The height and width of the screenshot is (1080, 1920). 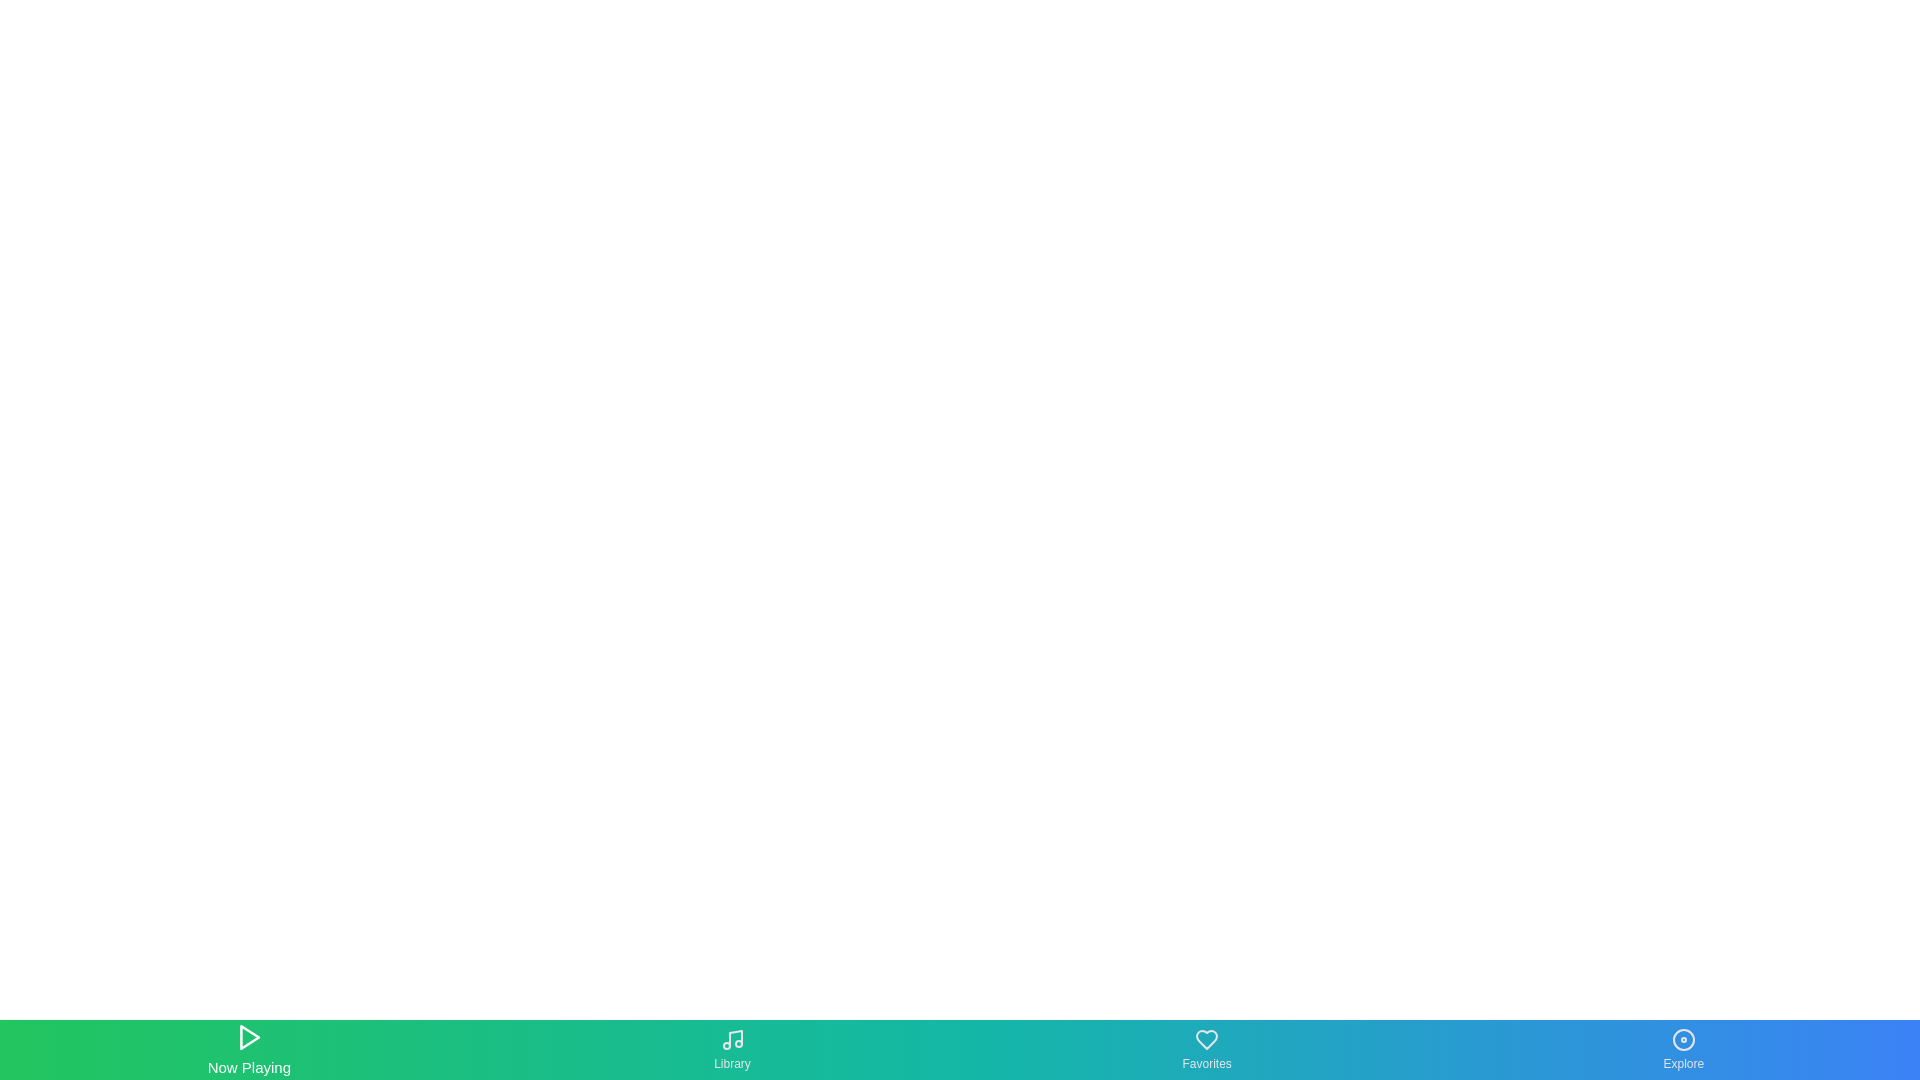 What do you see at coordinates (1682, 1048) in the screenshot?
I see `the Explore tab in the bottom navigation bar` at bounding box center [1682, 1048].